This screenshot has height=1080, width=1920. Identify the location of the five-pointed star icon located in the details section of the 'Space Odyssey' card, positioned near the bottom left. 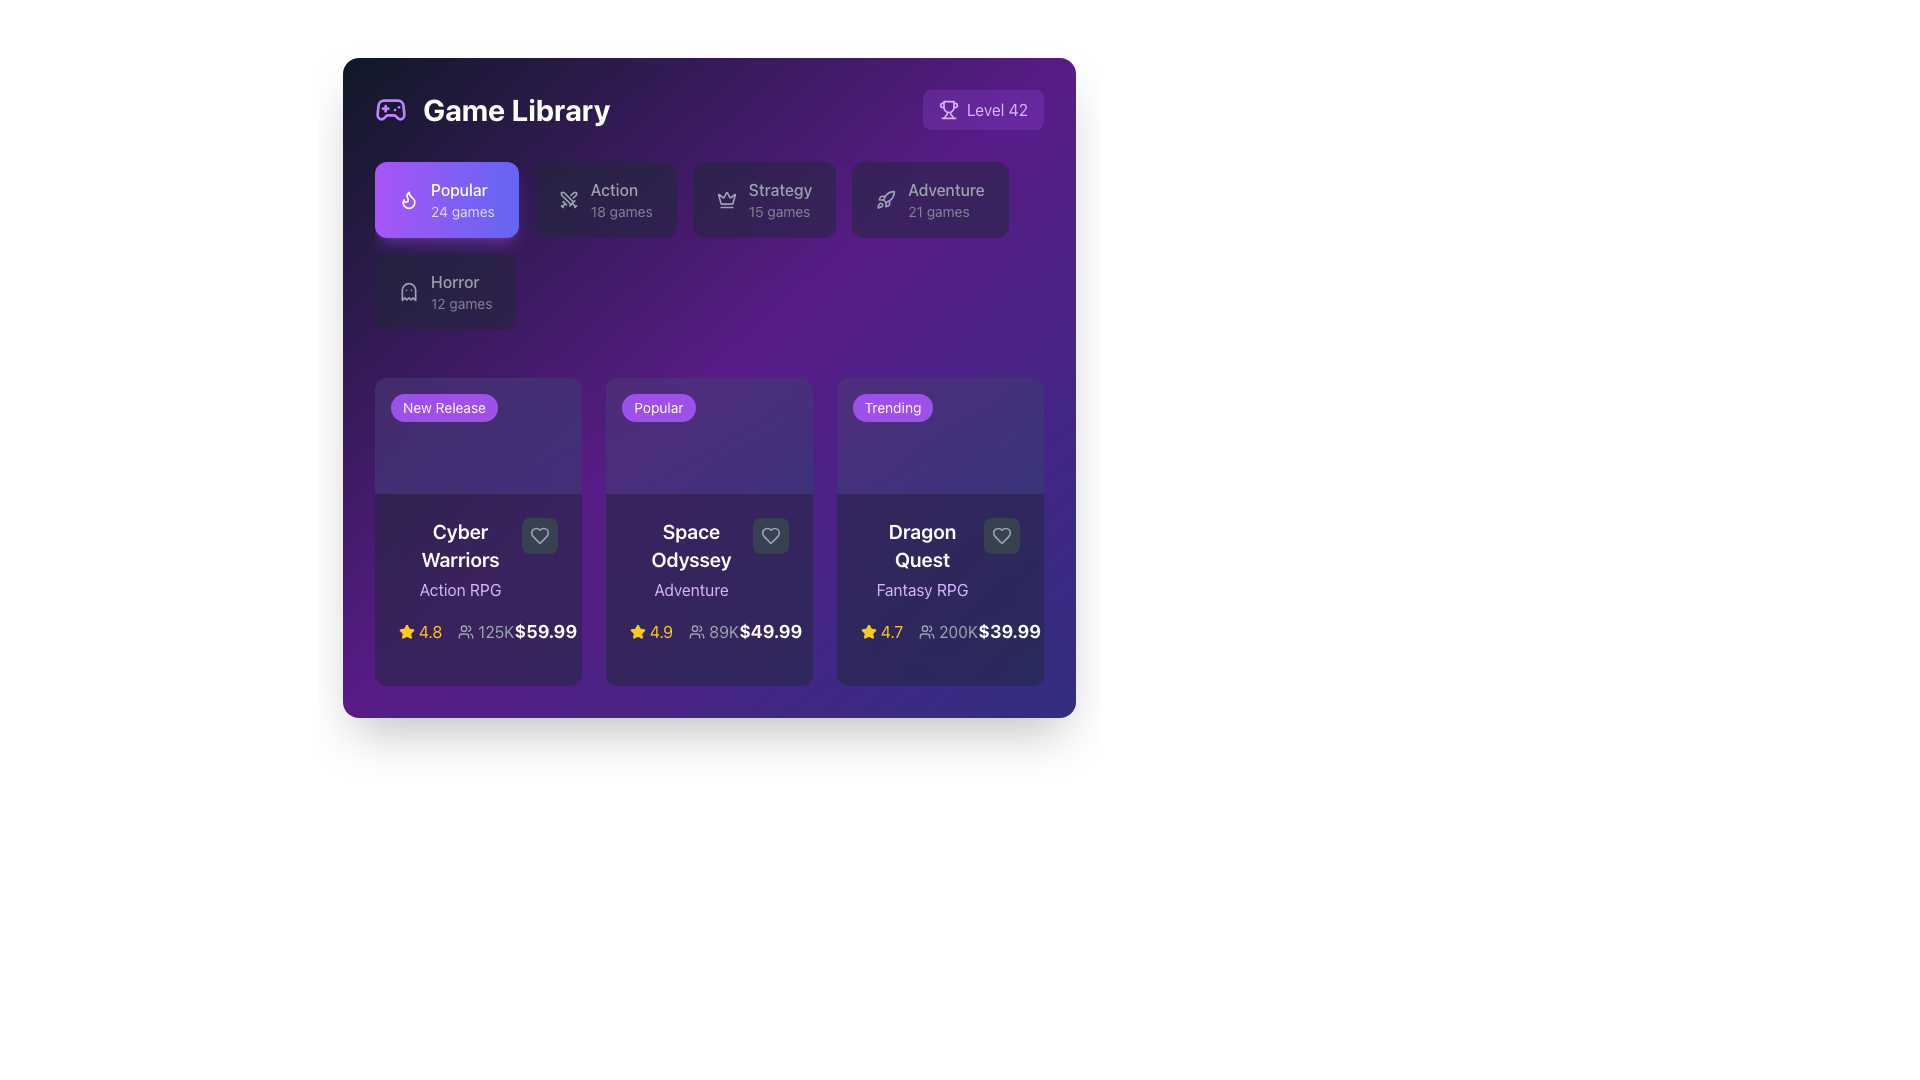
(637, 632).